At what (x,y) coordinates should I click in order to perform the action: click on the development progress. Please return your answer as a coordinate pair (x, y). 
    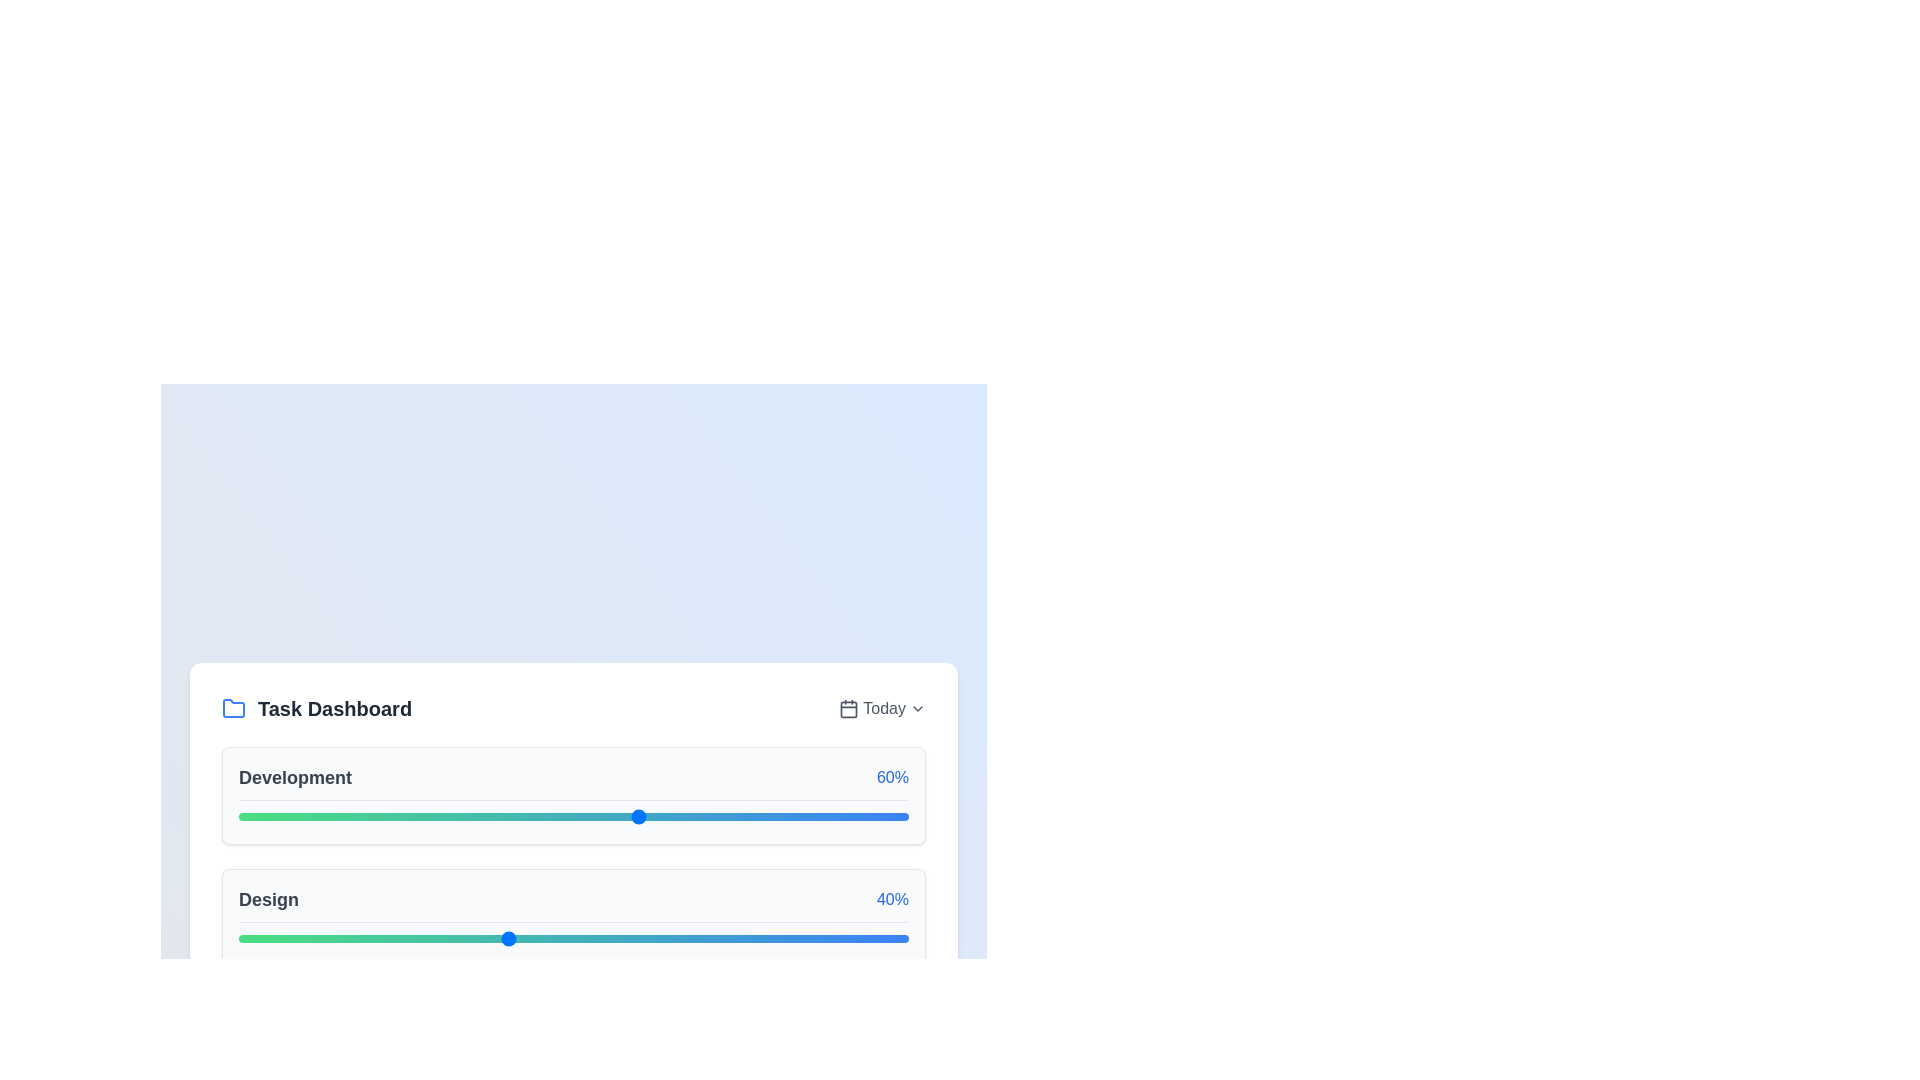
    Looking at the image, I should click on (472, 817).